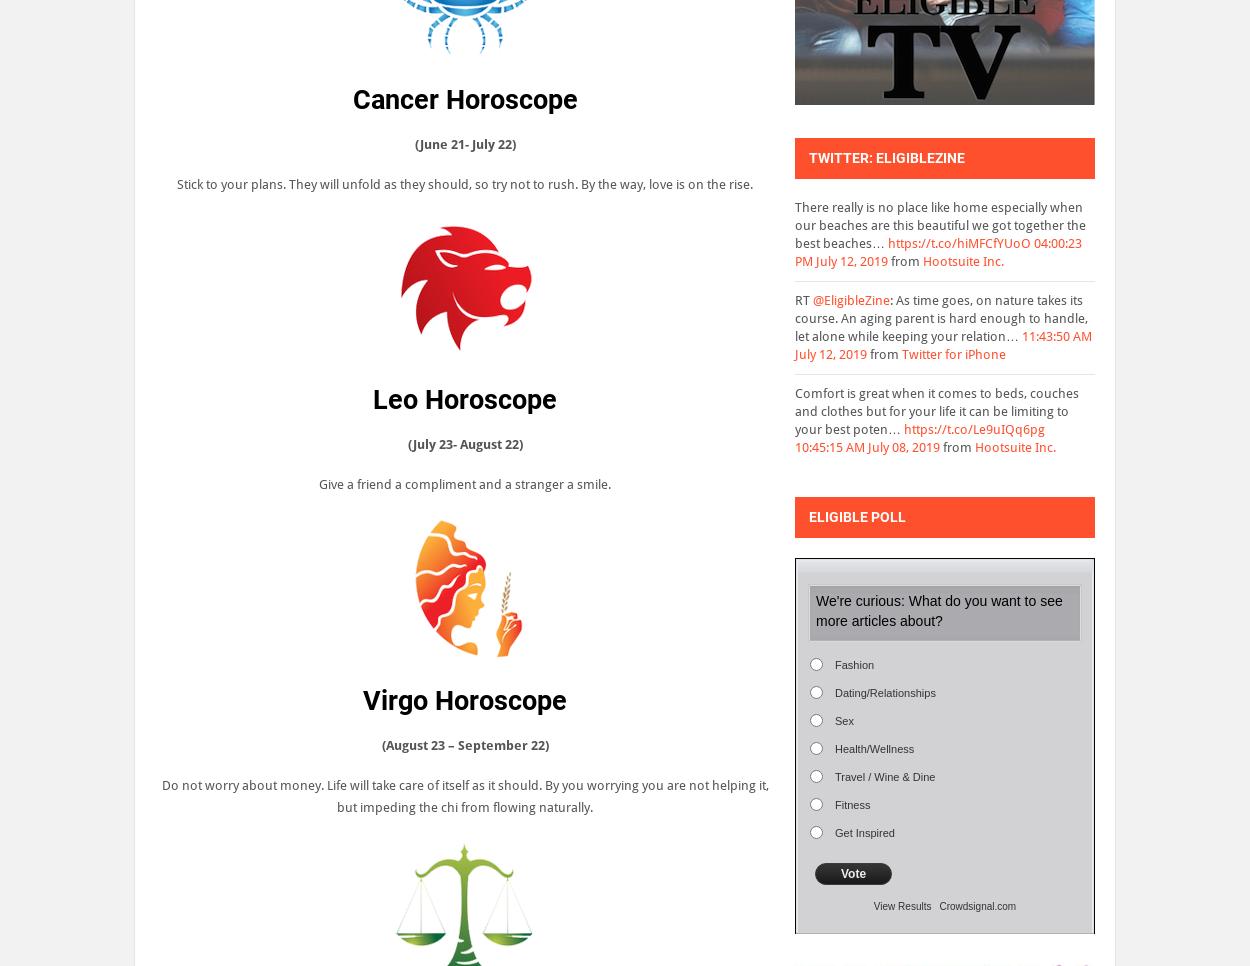 The image size is (1250, 966). Describe the element at coordinates (795, 318) in the screenshot. I see `': As time goes, on nature takes its course. An aging parent is hard enough to handle, let alone while keeping your relation…'` at that location.